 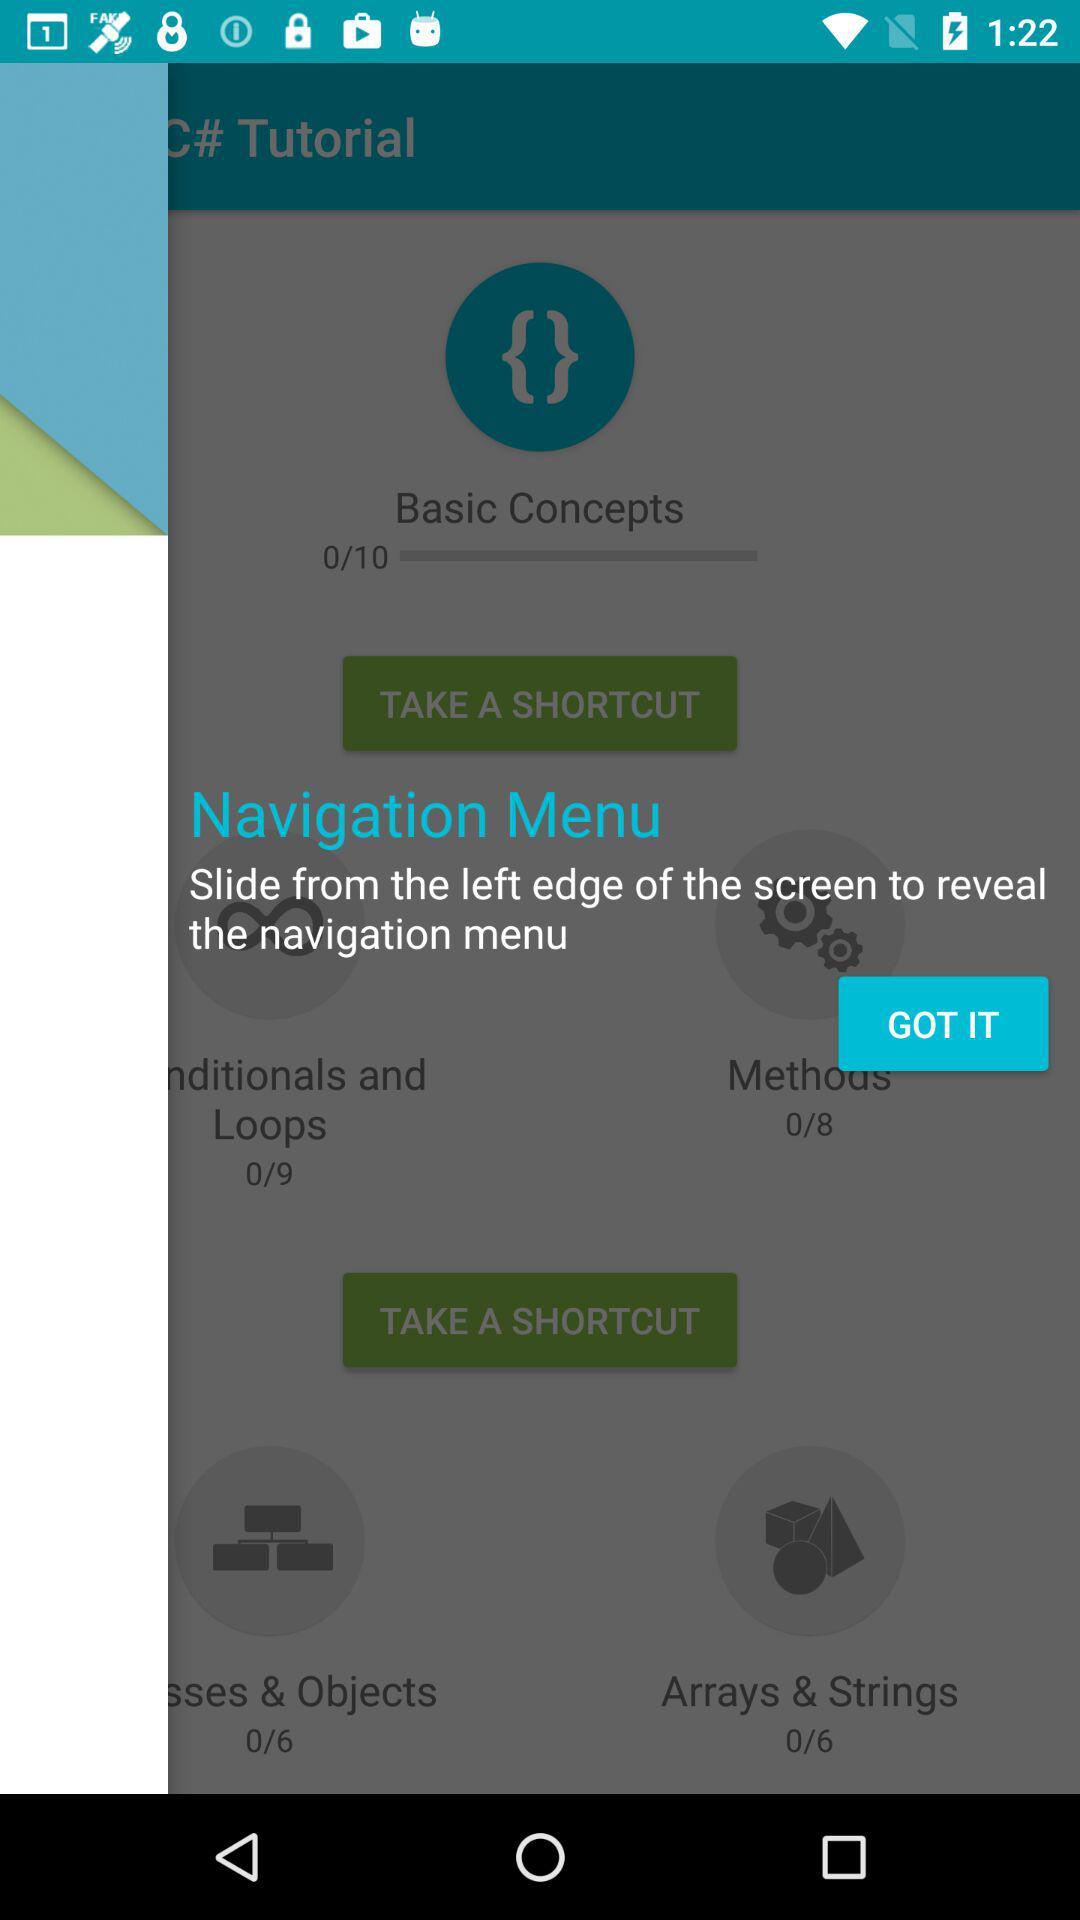 I want to click on the got it item, so click(x=943, y=1023).